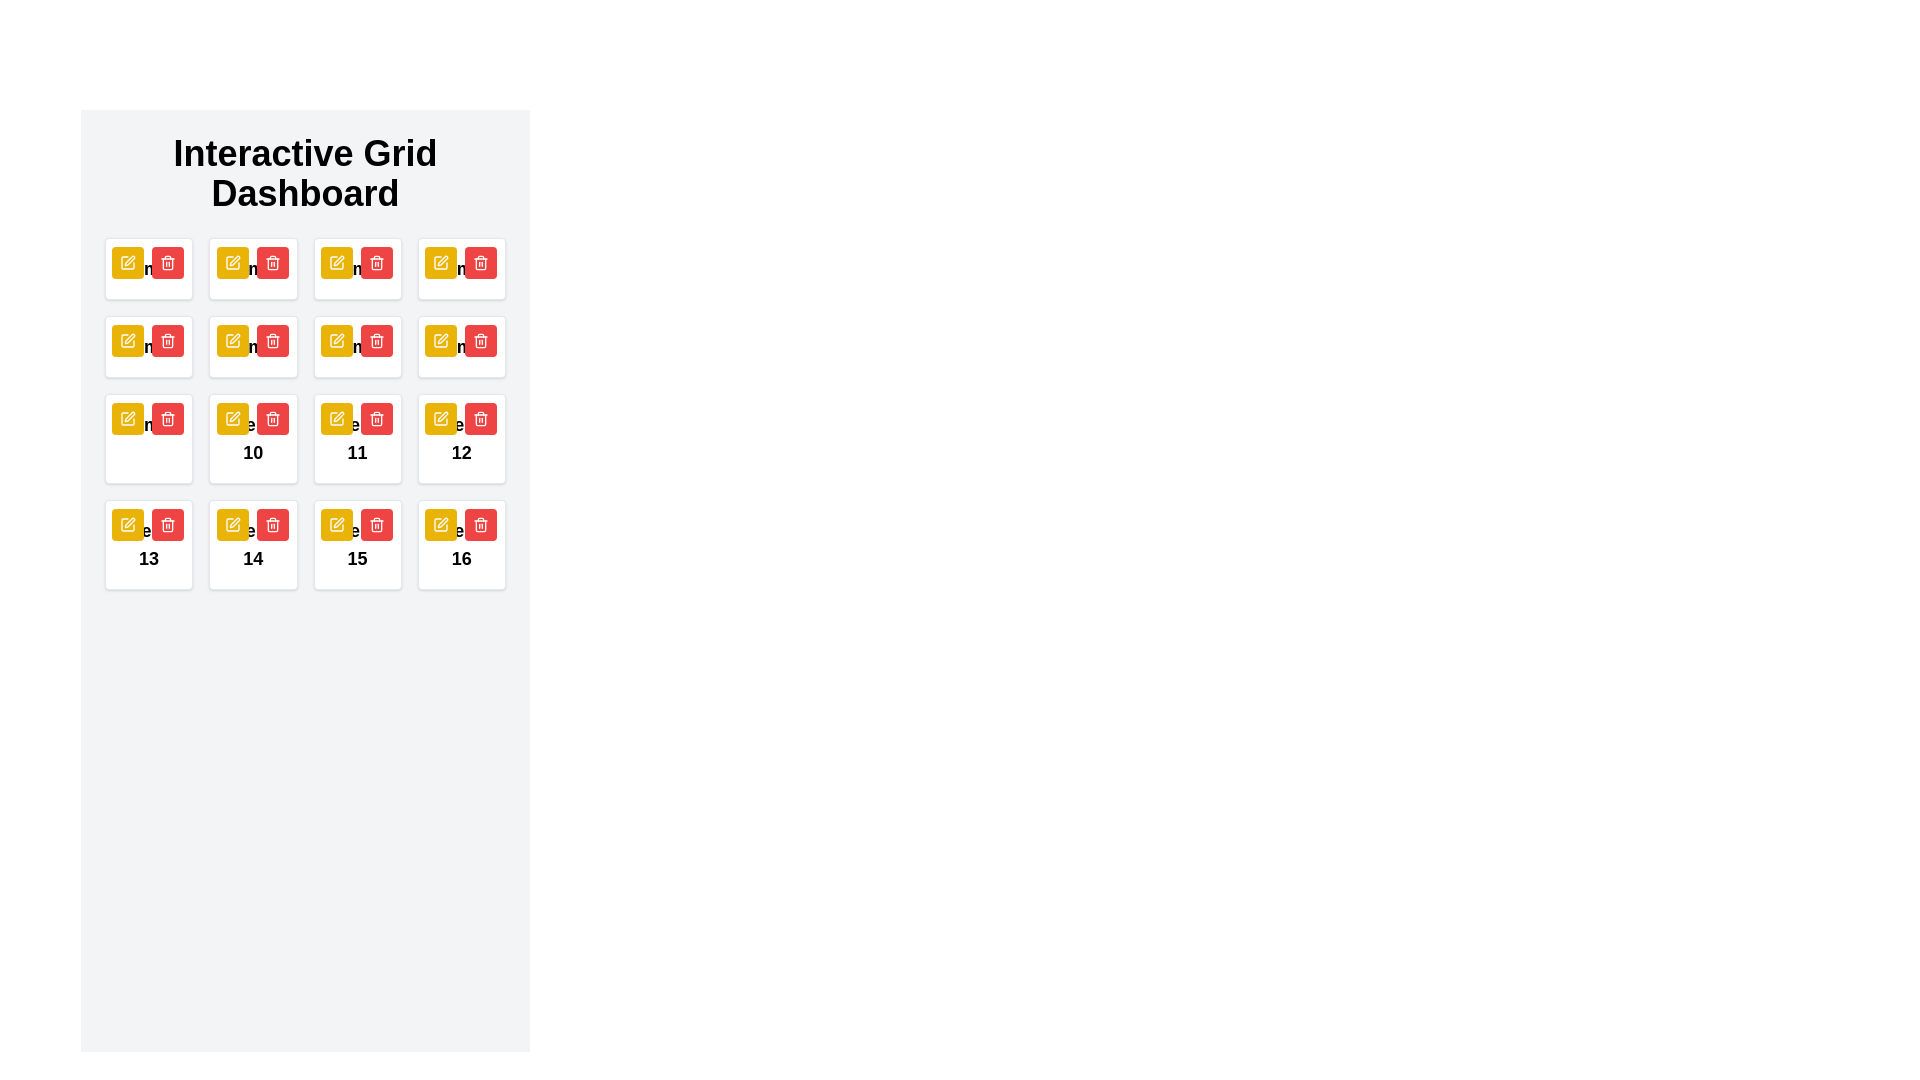  I want to click on the first button in the top-right corner of the grid cell, so click(440, 523).